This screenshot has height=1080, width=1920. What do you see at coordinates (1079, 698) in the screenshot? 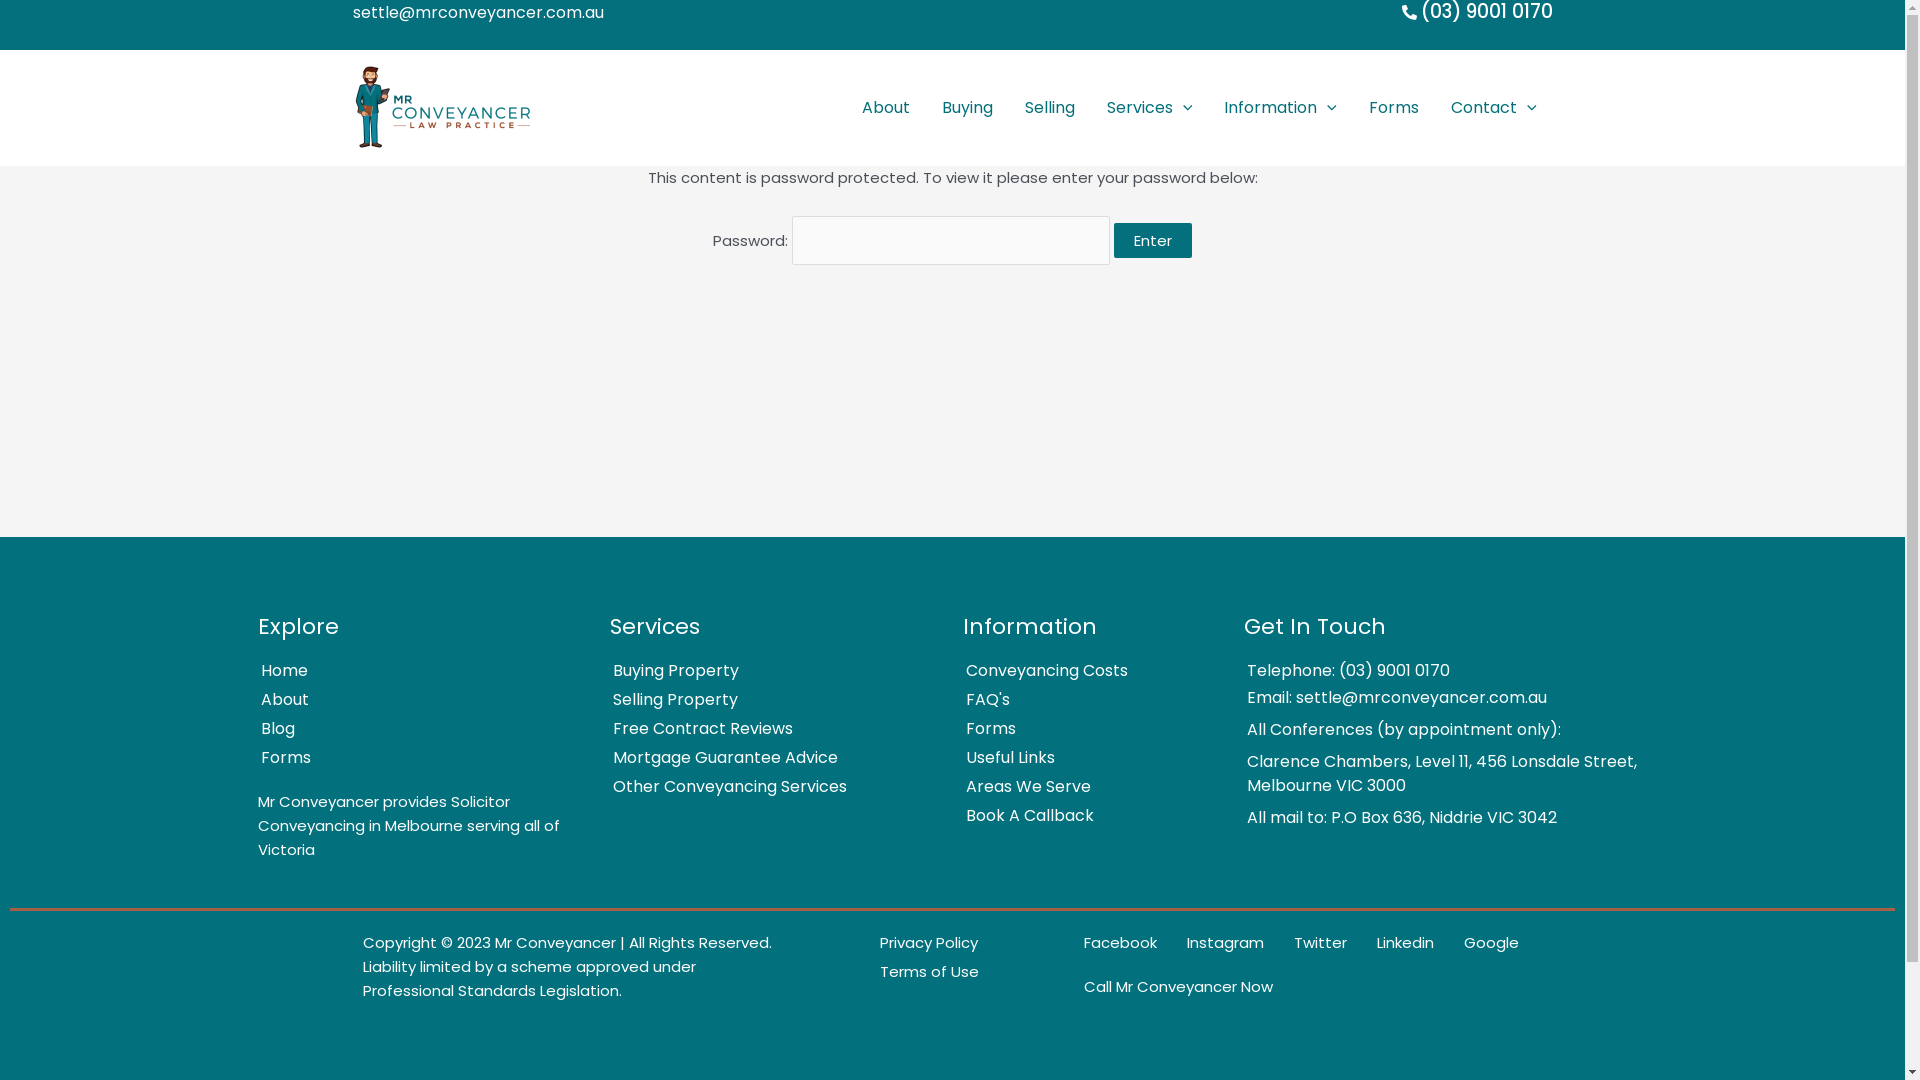
I see `'FAQ's'` at bounding box center [1079, 698].